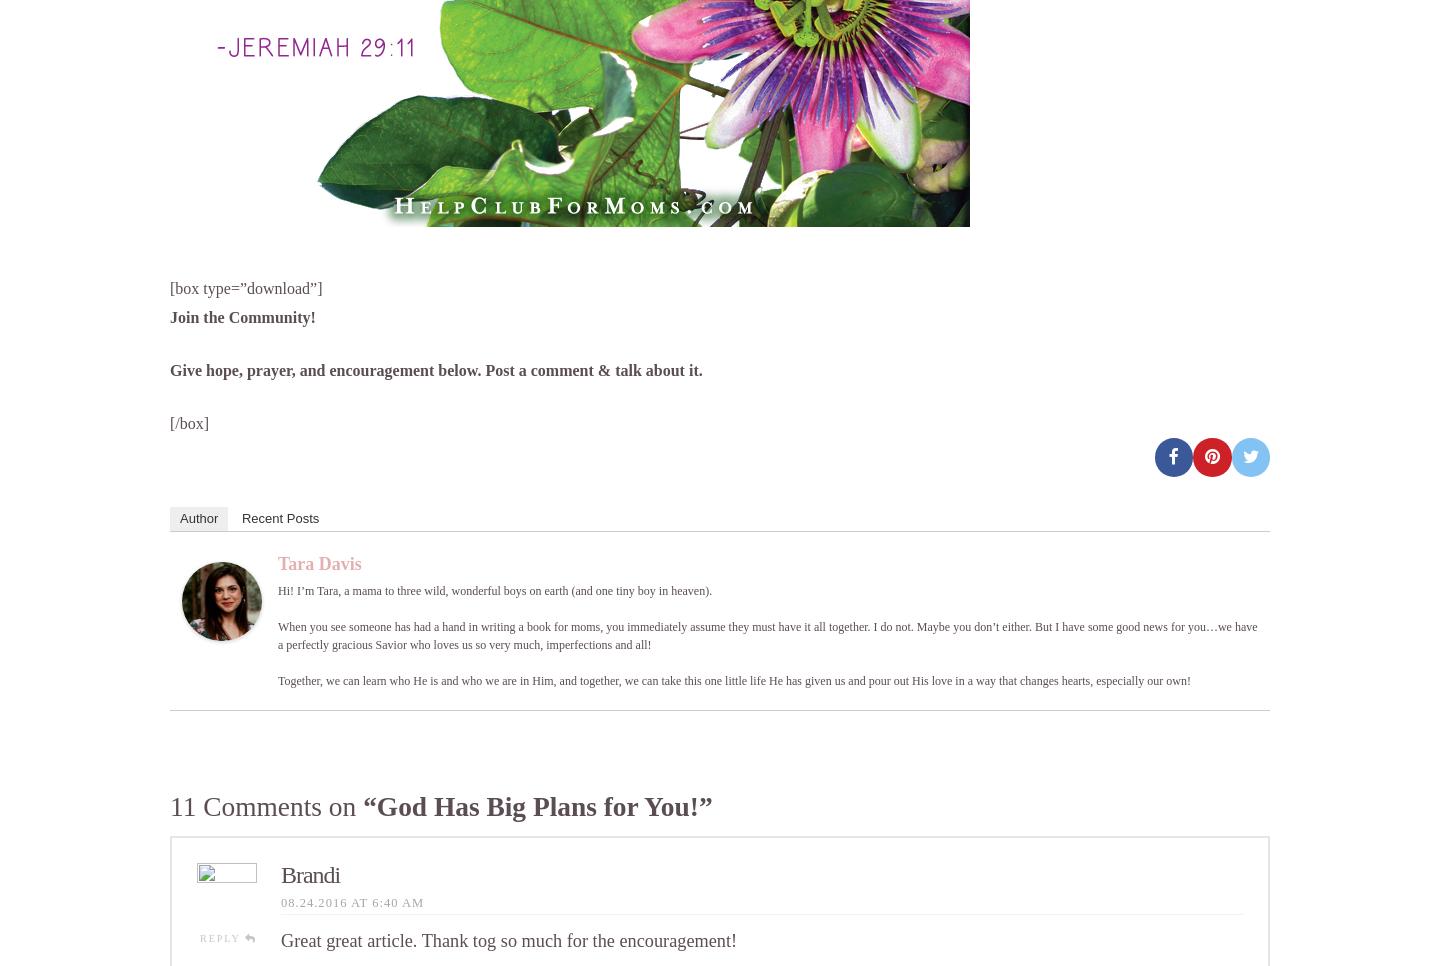 The image size is (1440, 966). I want to click on 'Reply', so click(222, 937).